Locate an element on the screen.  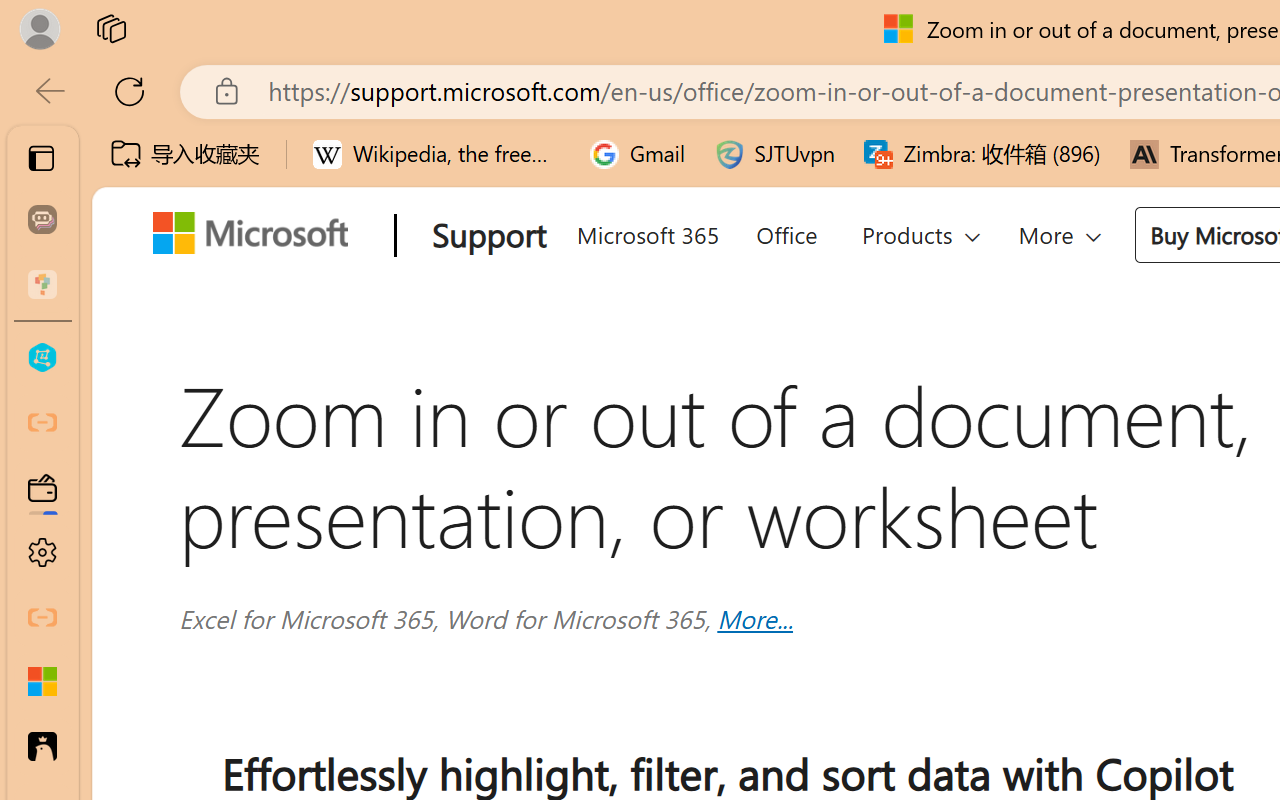
'Adjust indents and spacing - Microsoft Support' is located at coordinates (42, 682).